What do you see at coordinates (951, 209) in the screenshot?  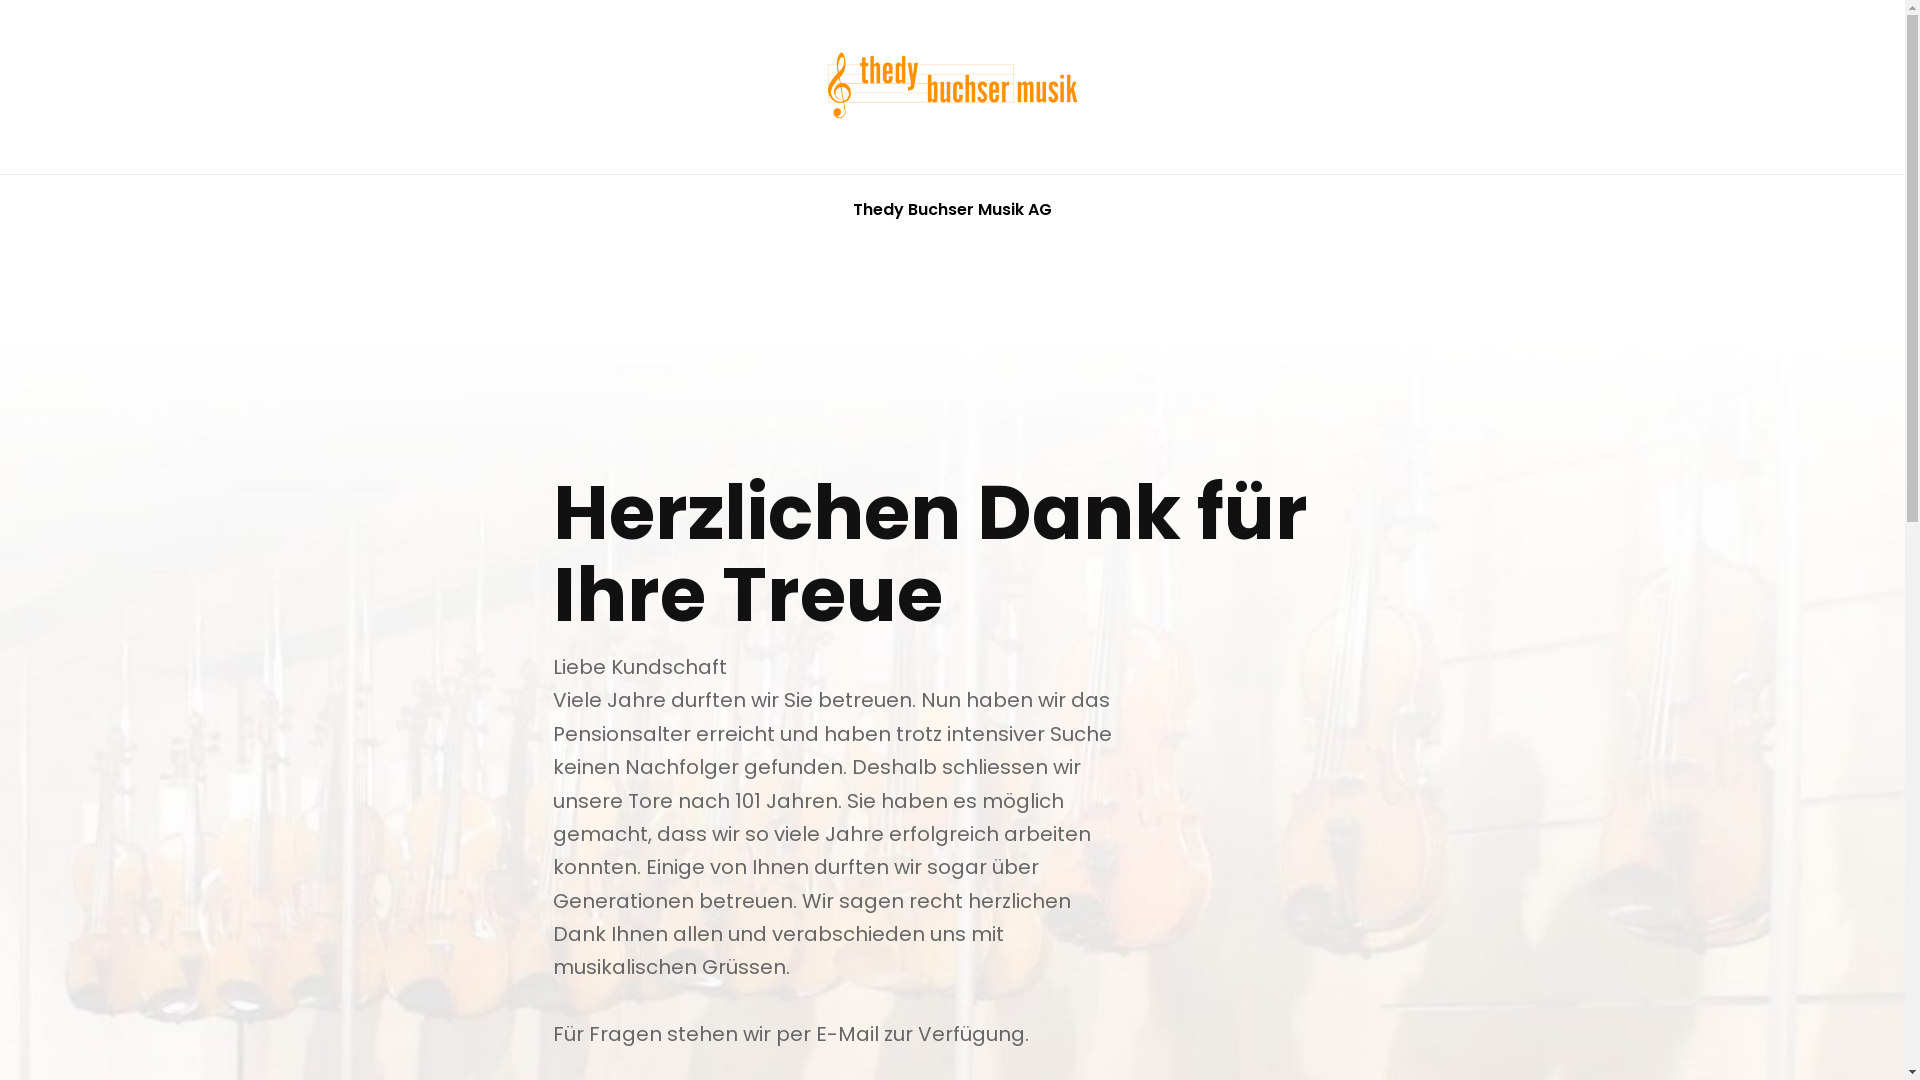 I see `'Thedy Buchser Musik AG'` at bounding box center [951, 209].